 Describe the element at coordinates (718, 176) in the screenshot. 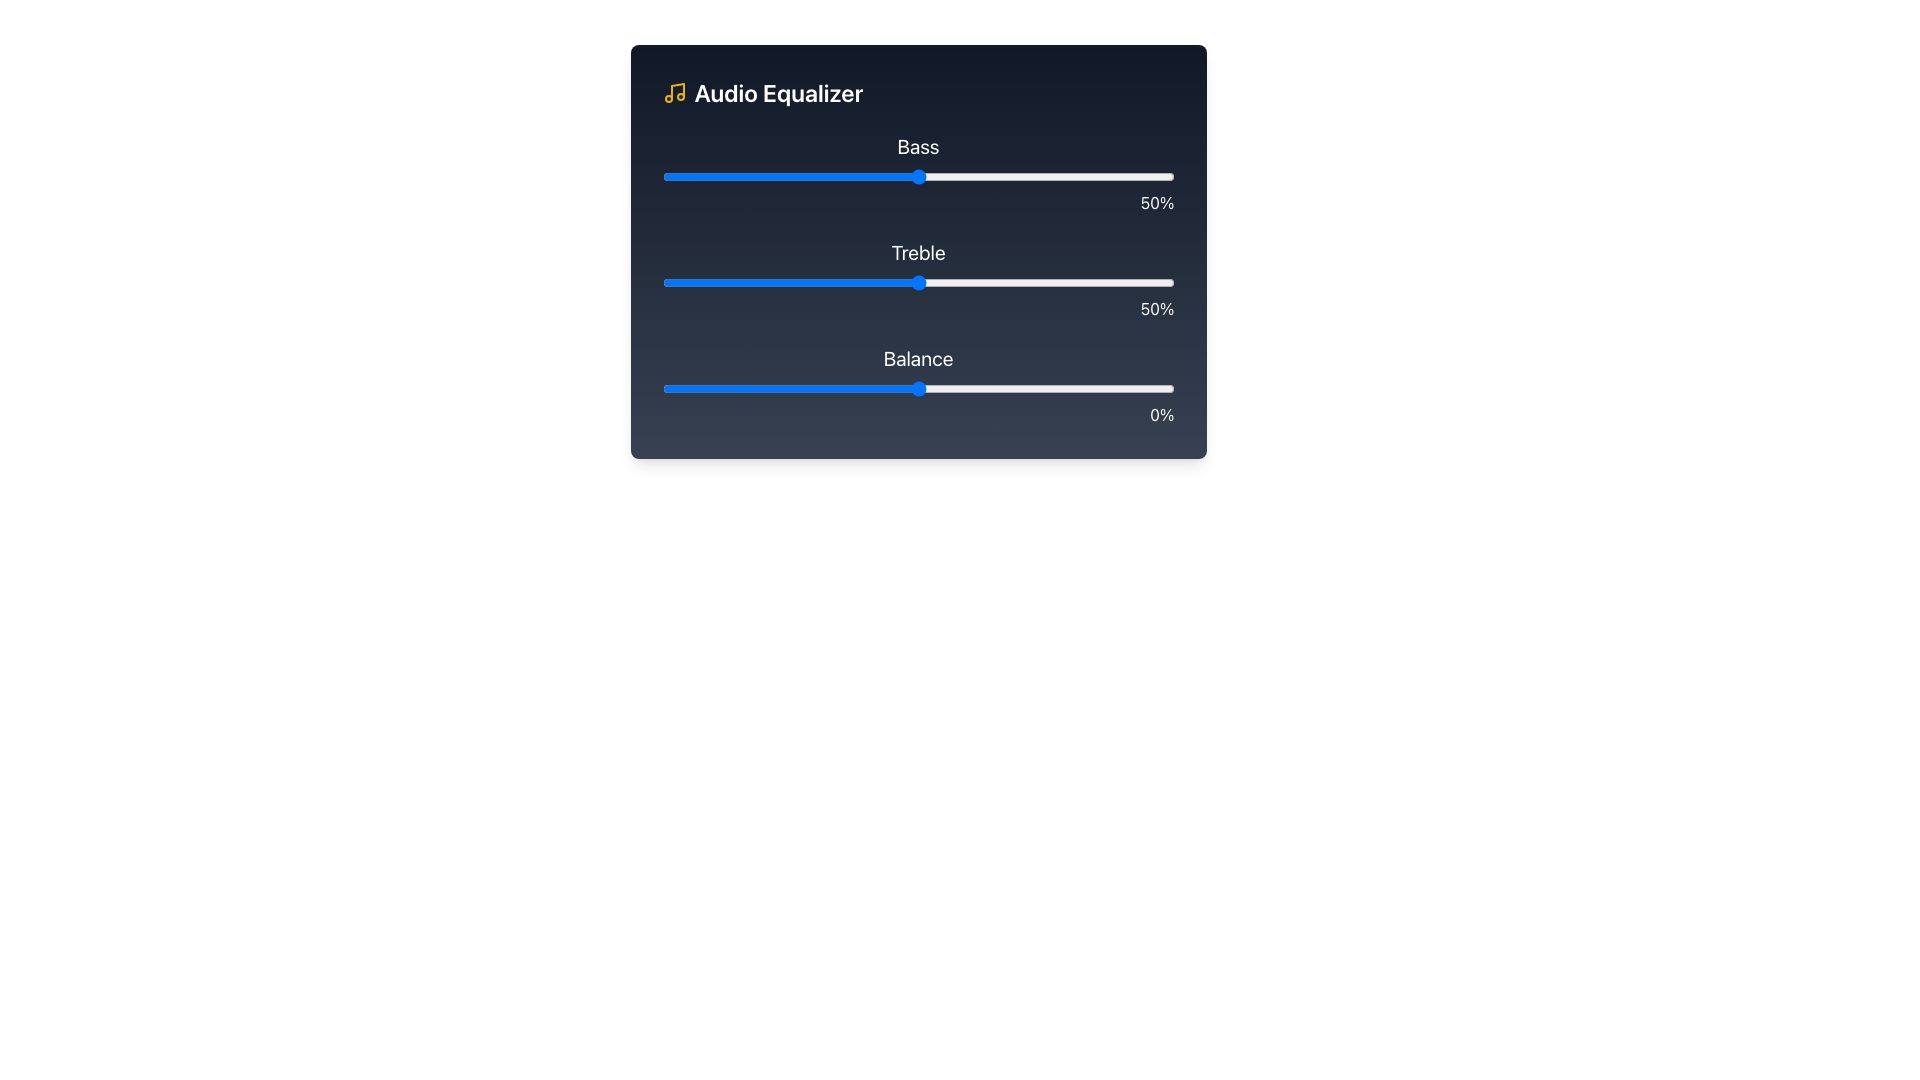

I see `the Bass level` at that location.